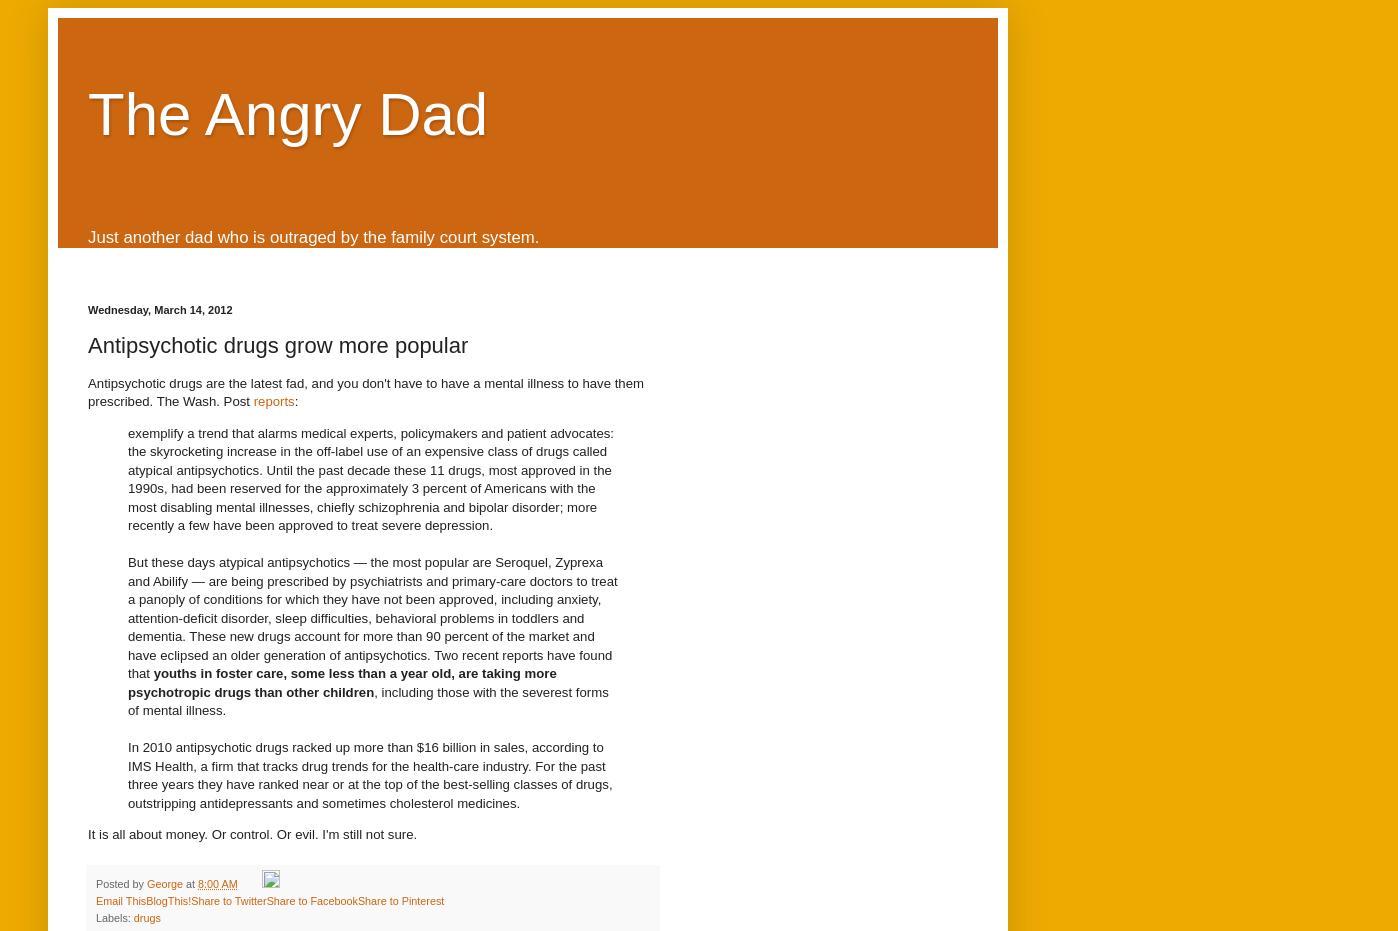 The height and width of the screenshot is (931, 1398). I want to click on 'BlogThis!', so click(168, 901).